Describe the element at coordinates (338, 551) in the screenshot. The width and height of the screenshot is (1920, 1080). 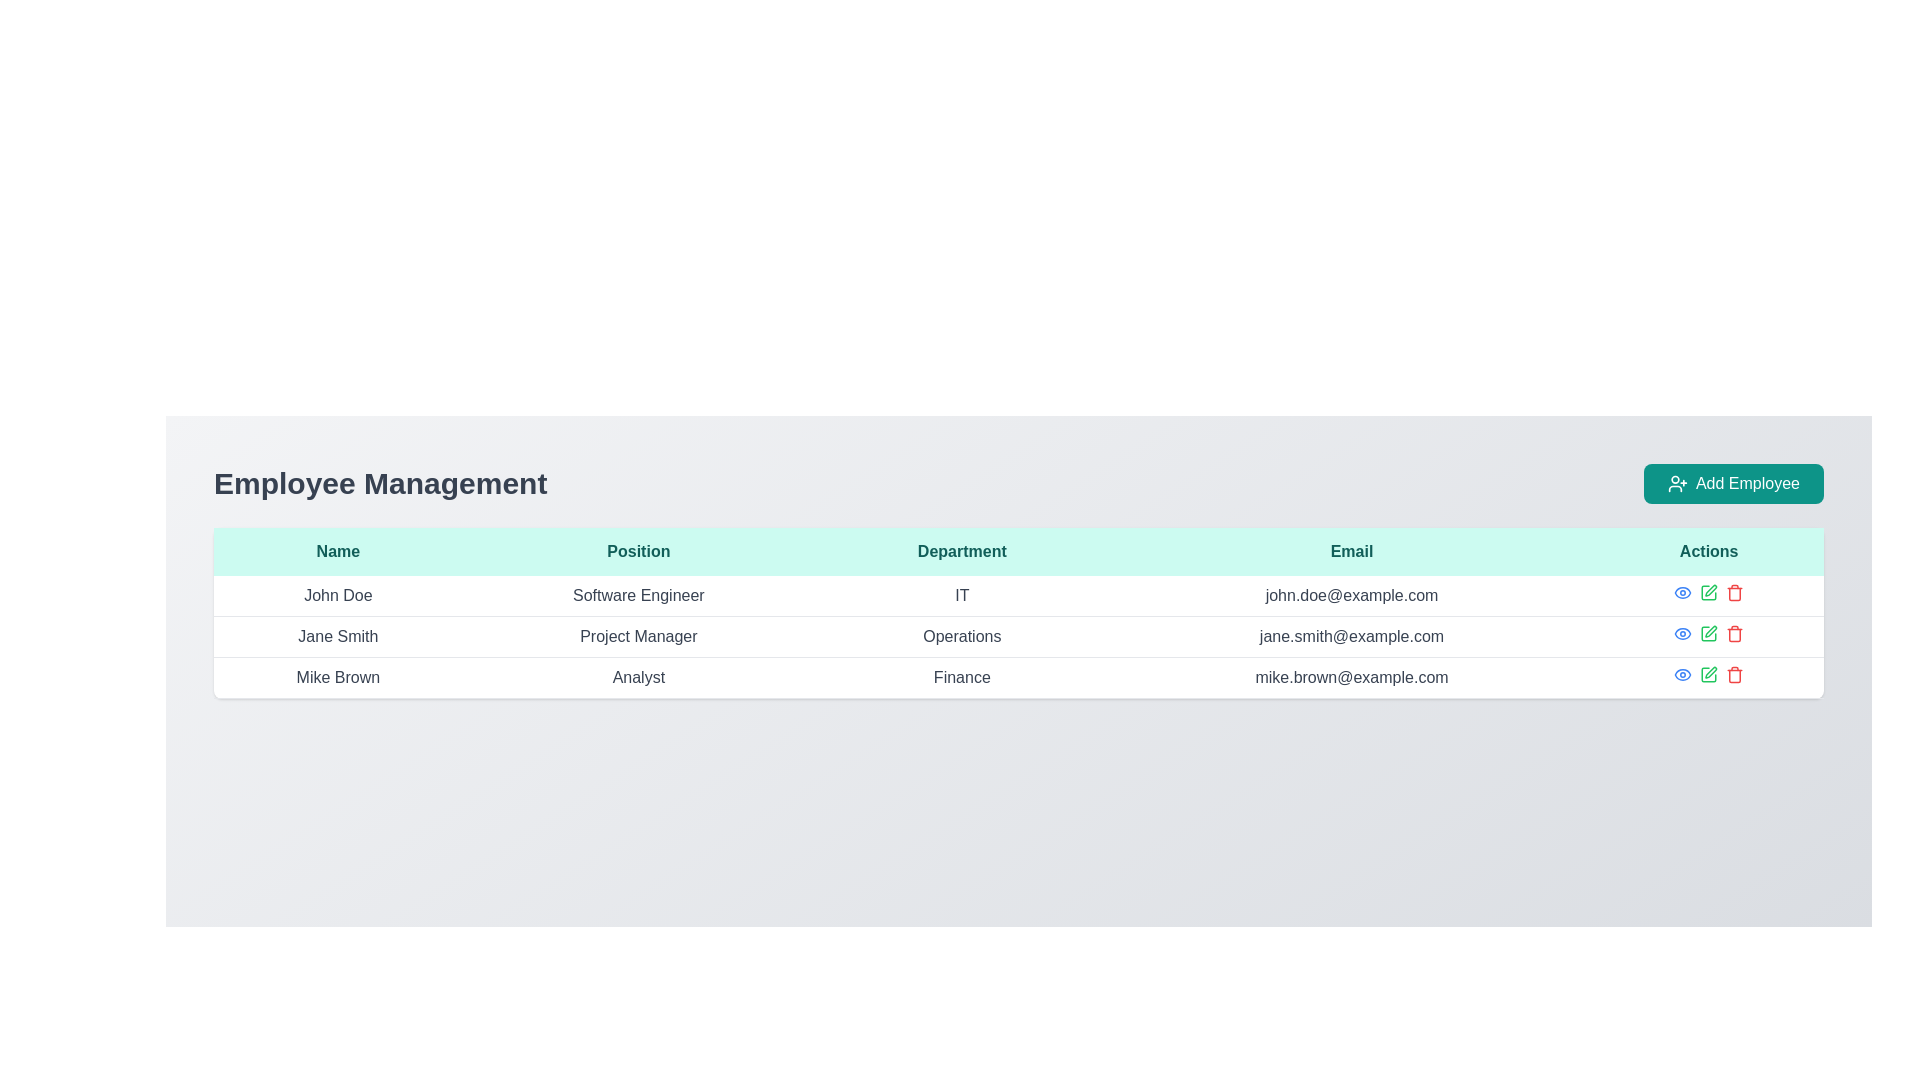
I see `the table header labeled 'Name', which is styled in bold teal color and is the first header in the row of a table` at that location.